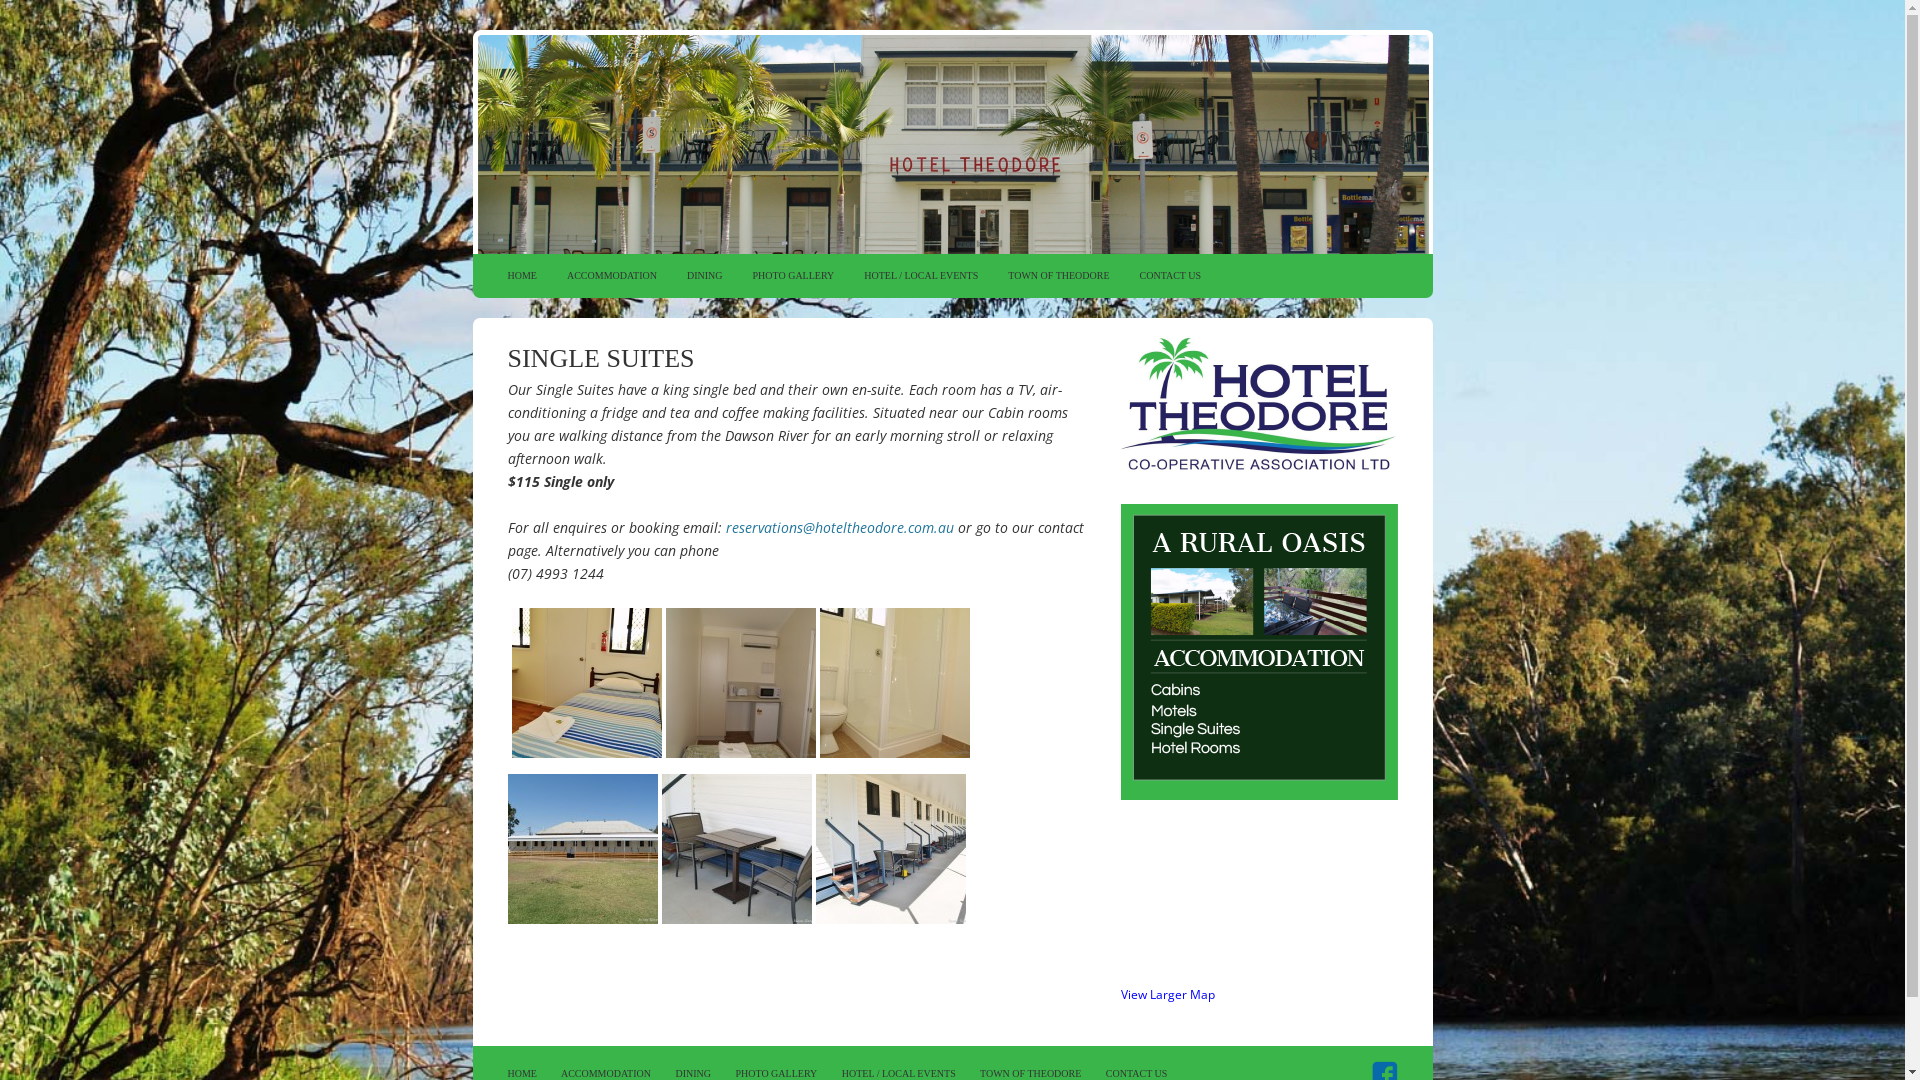 This screenshot has width=1920, height=1080. I want to click on 'HOTEL / LOCAL EVENTS', so click(897, 1072).